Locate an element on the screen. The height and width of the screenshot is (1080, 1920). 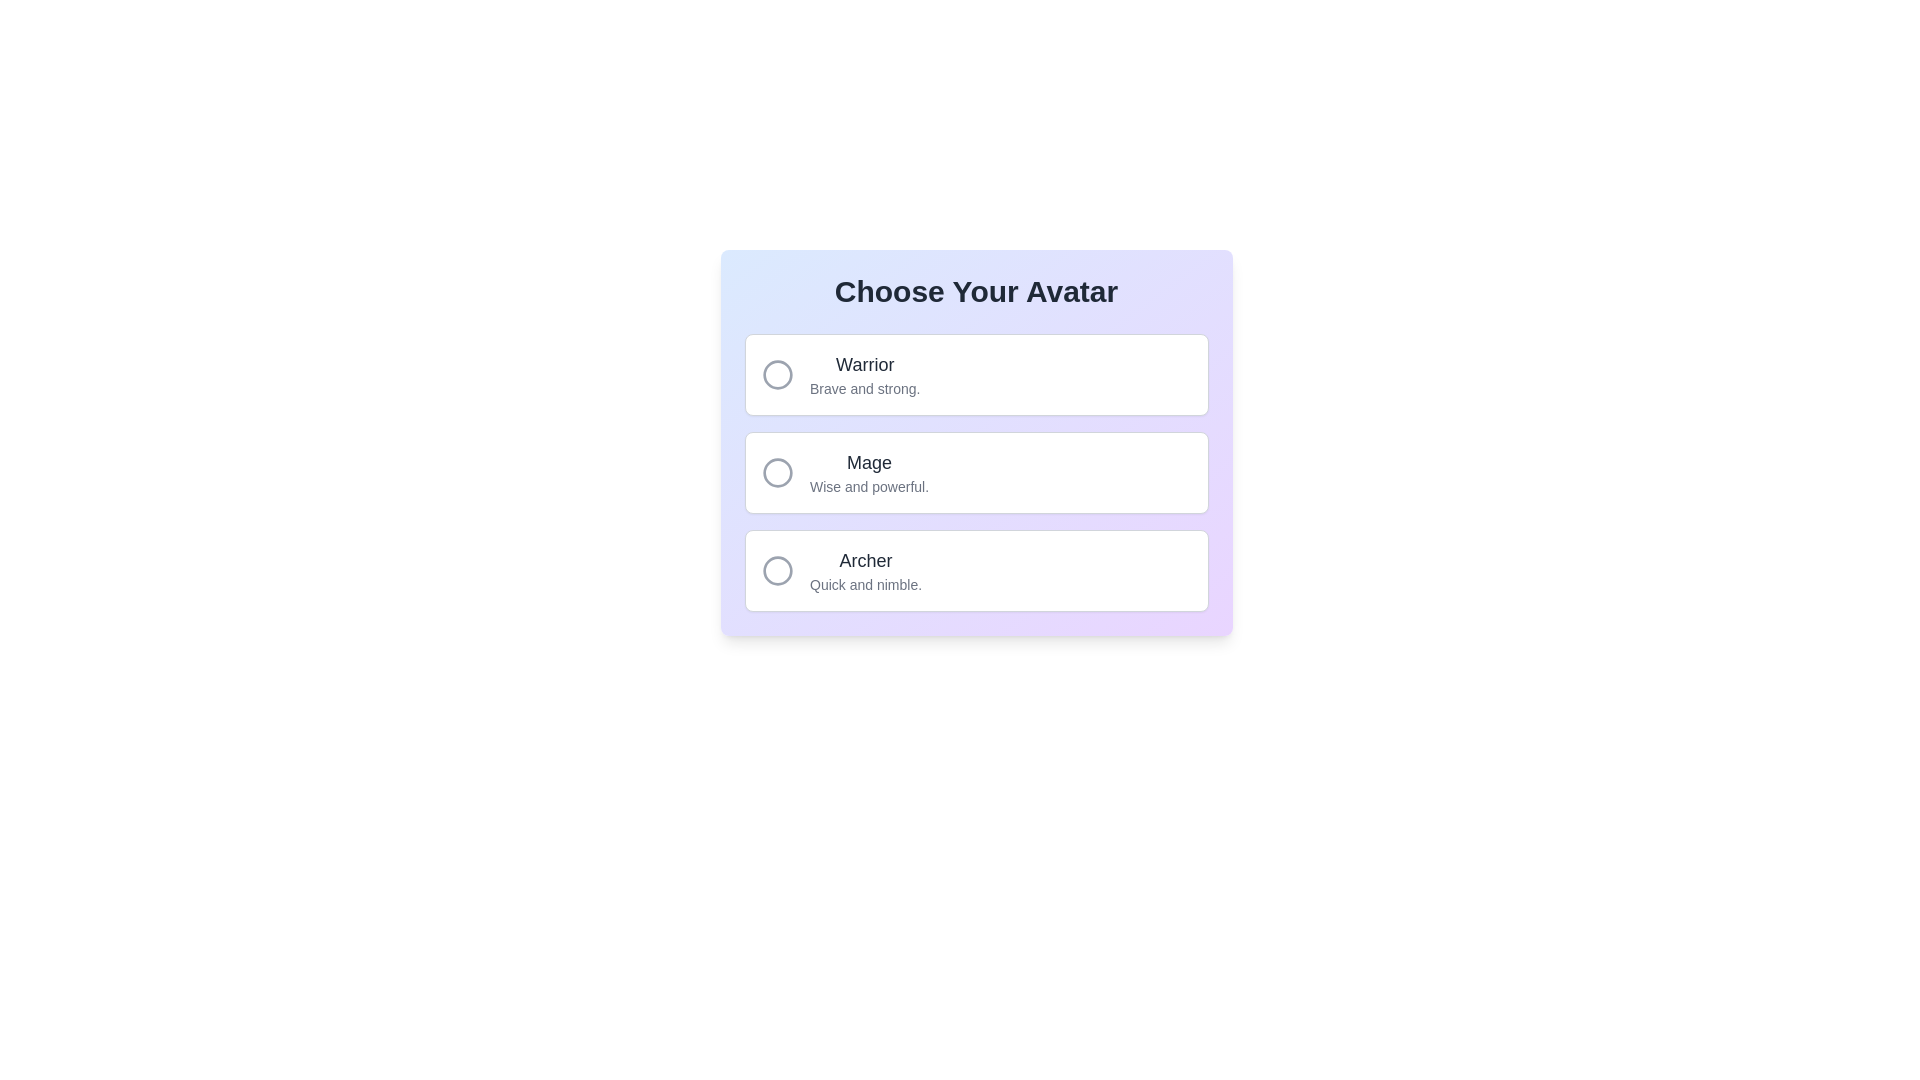
the 'Mage' selectable card, which is the second card in a vertical list of three cards is located at coordinates (976, 473).